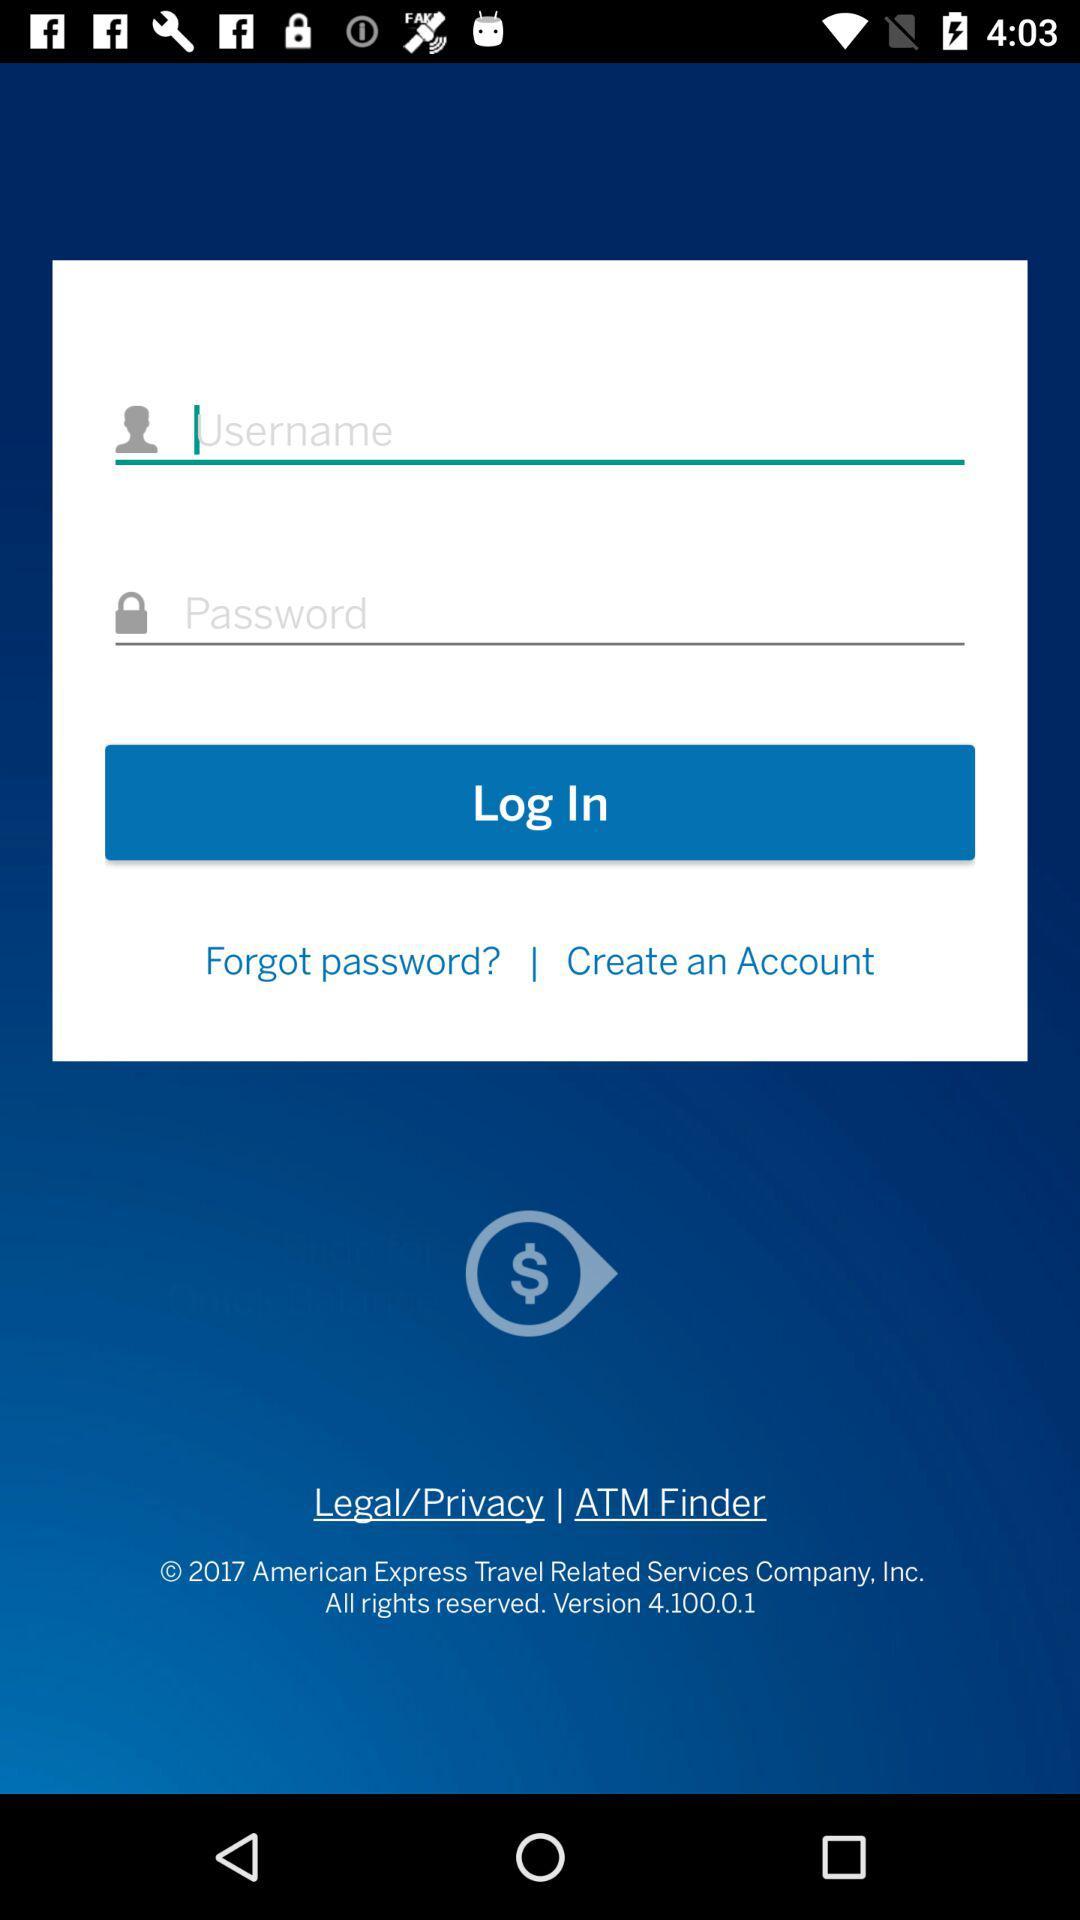  I want to click on the create an account on the right, so click(721, 960).